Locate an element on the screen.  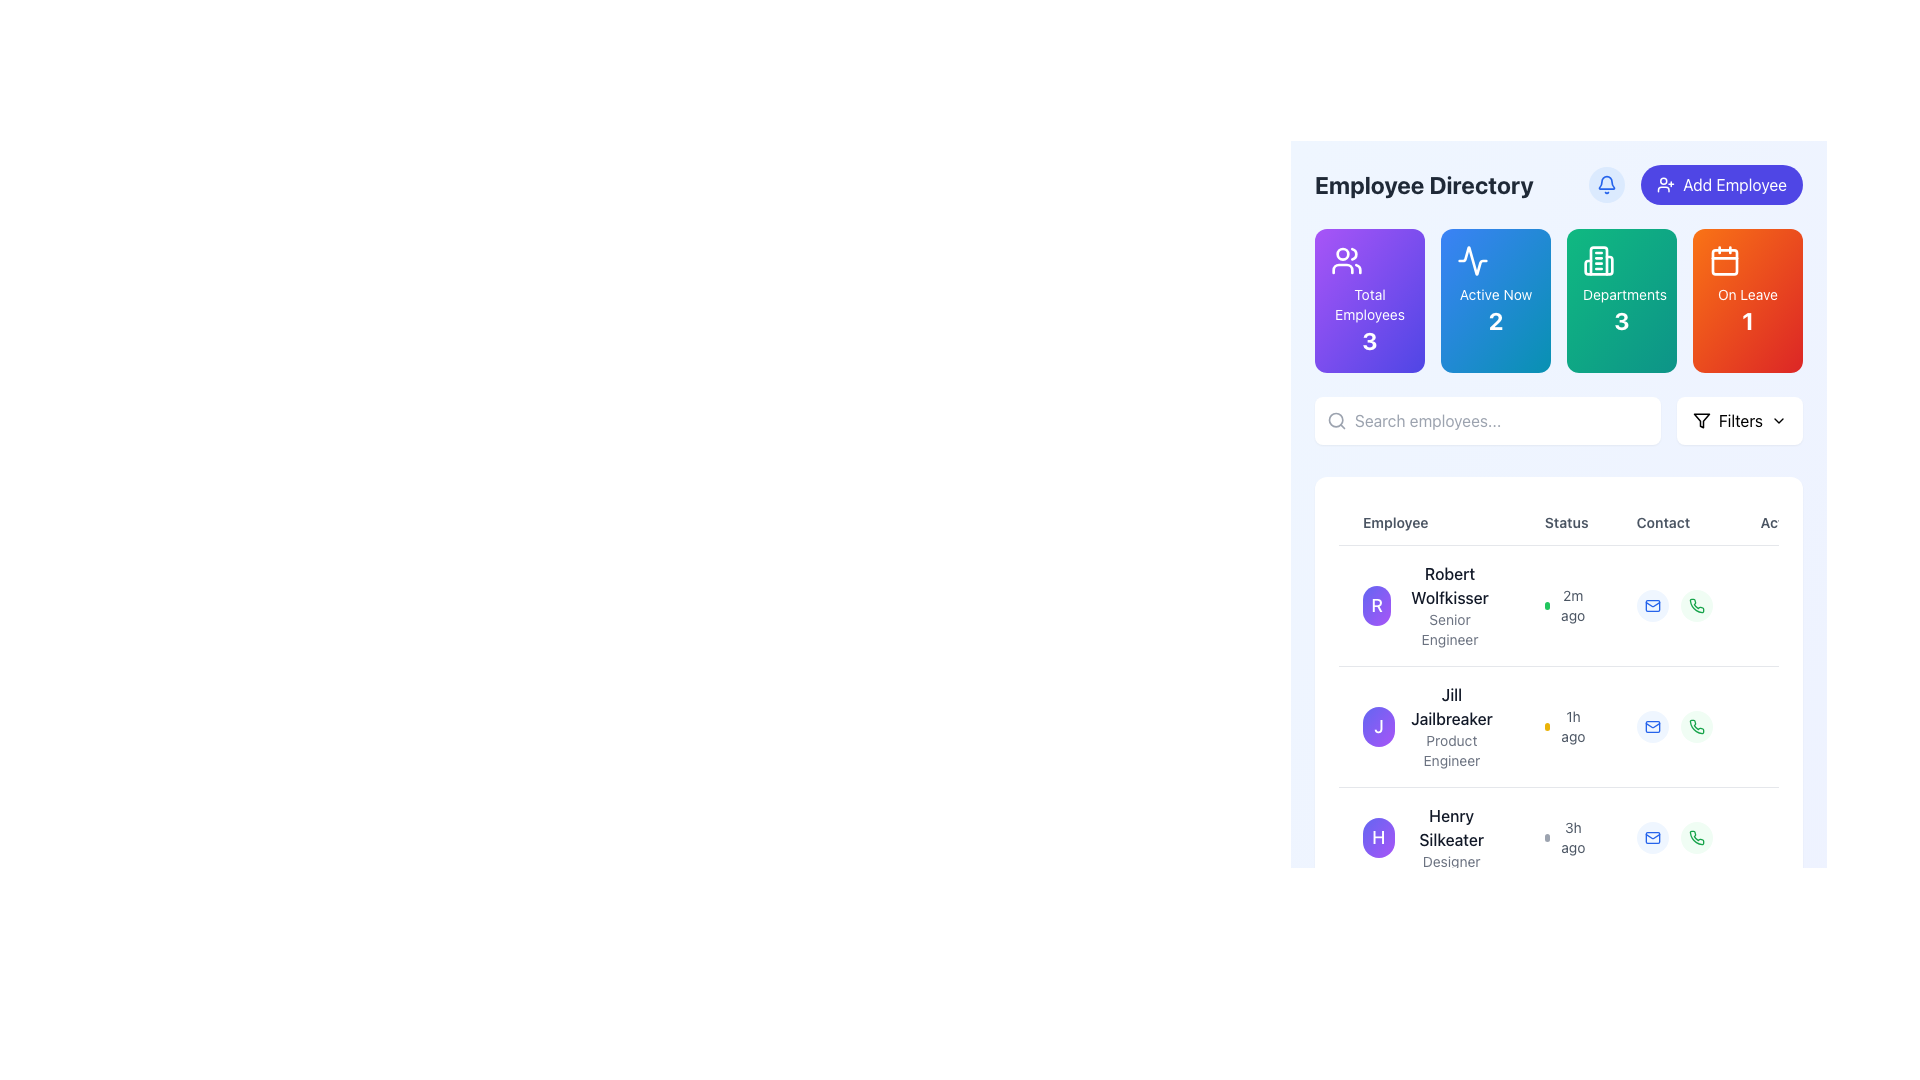
the chevron icon located to the far right of the 'Filters' button group is located at coordinates (1779, 419).